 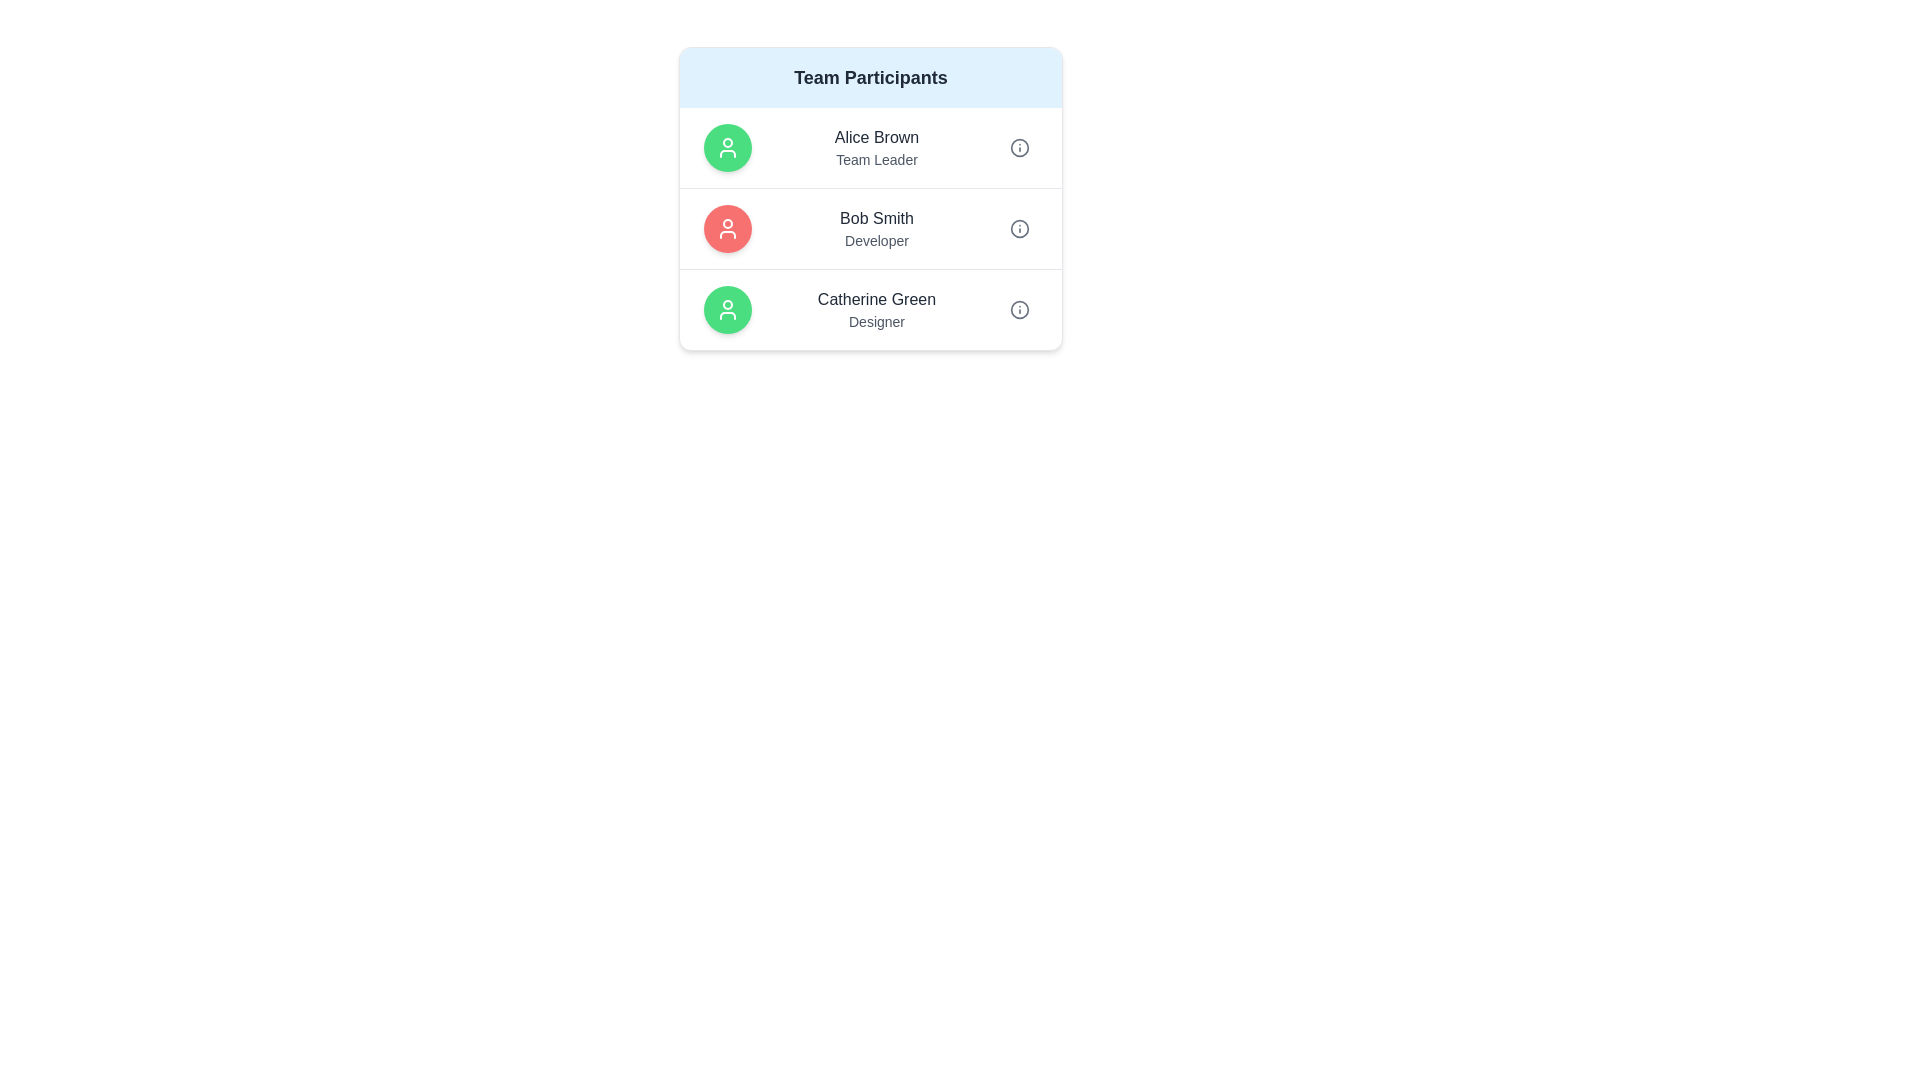 What do you see at coordinates (877, 219) in the screenshot?
I see `the Text Label that displays the name of the individual associated with the list entry in the team participant list` at bounding box center [877, 219].